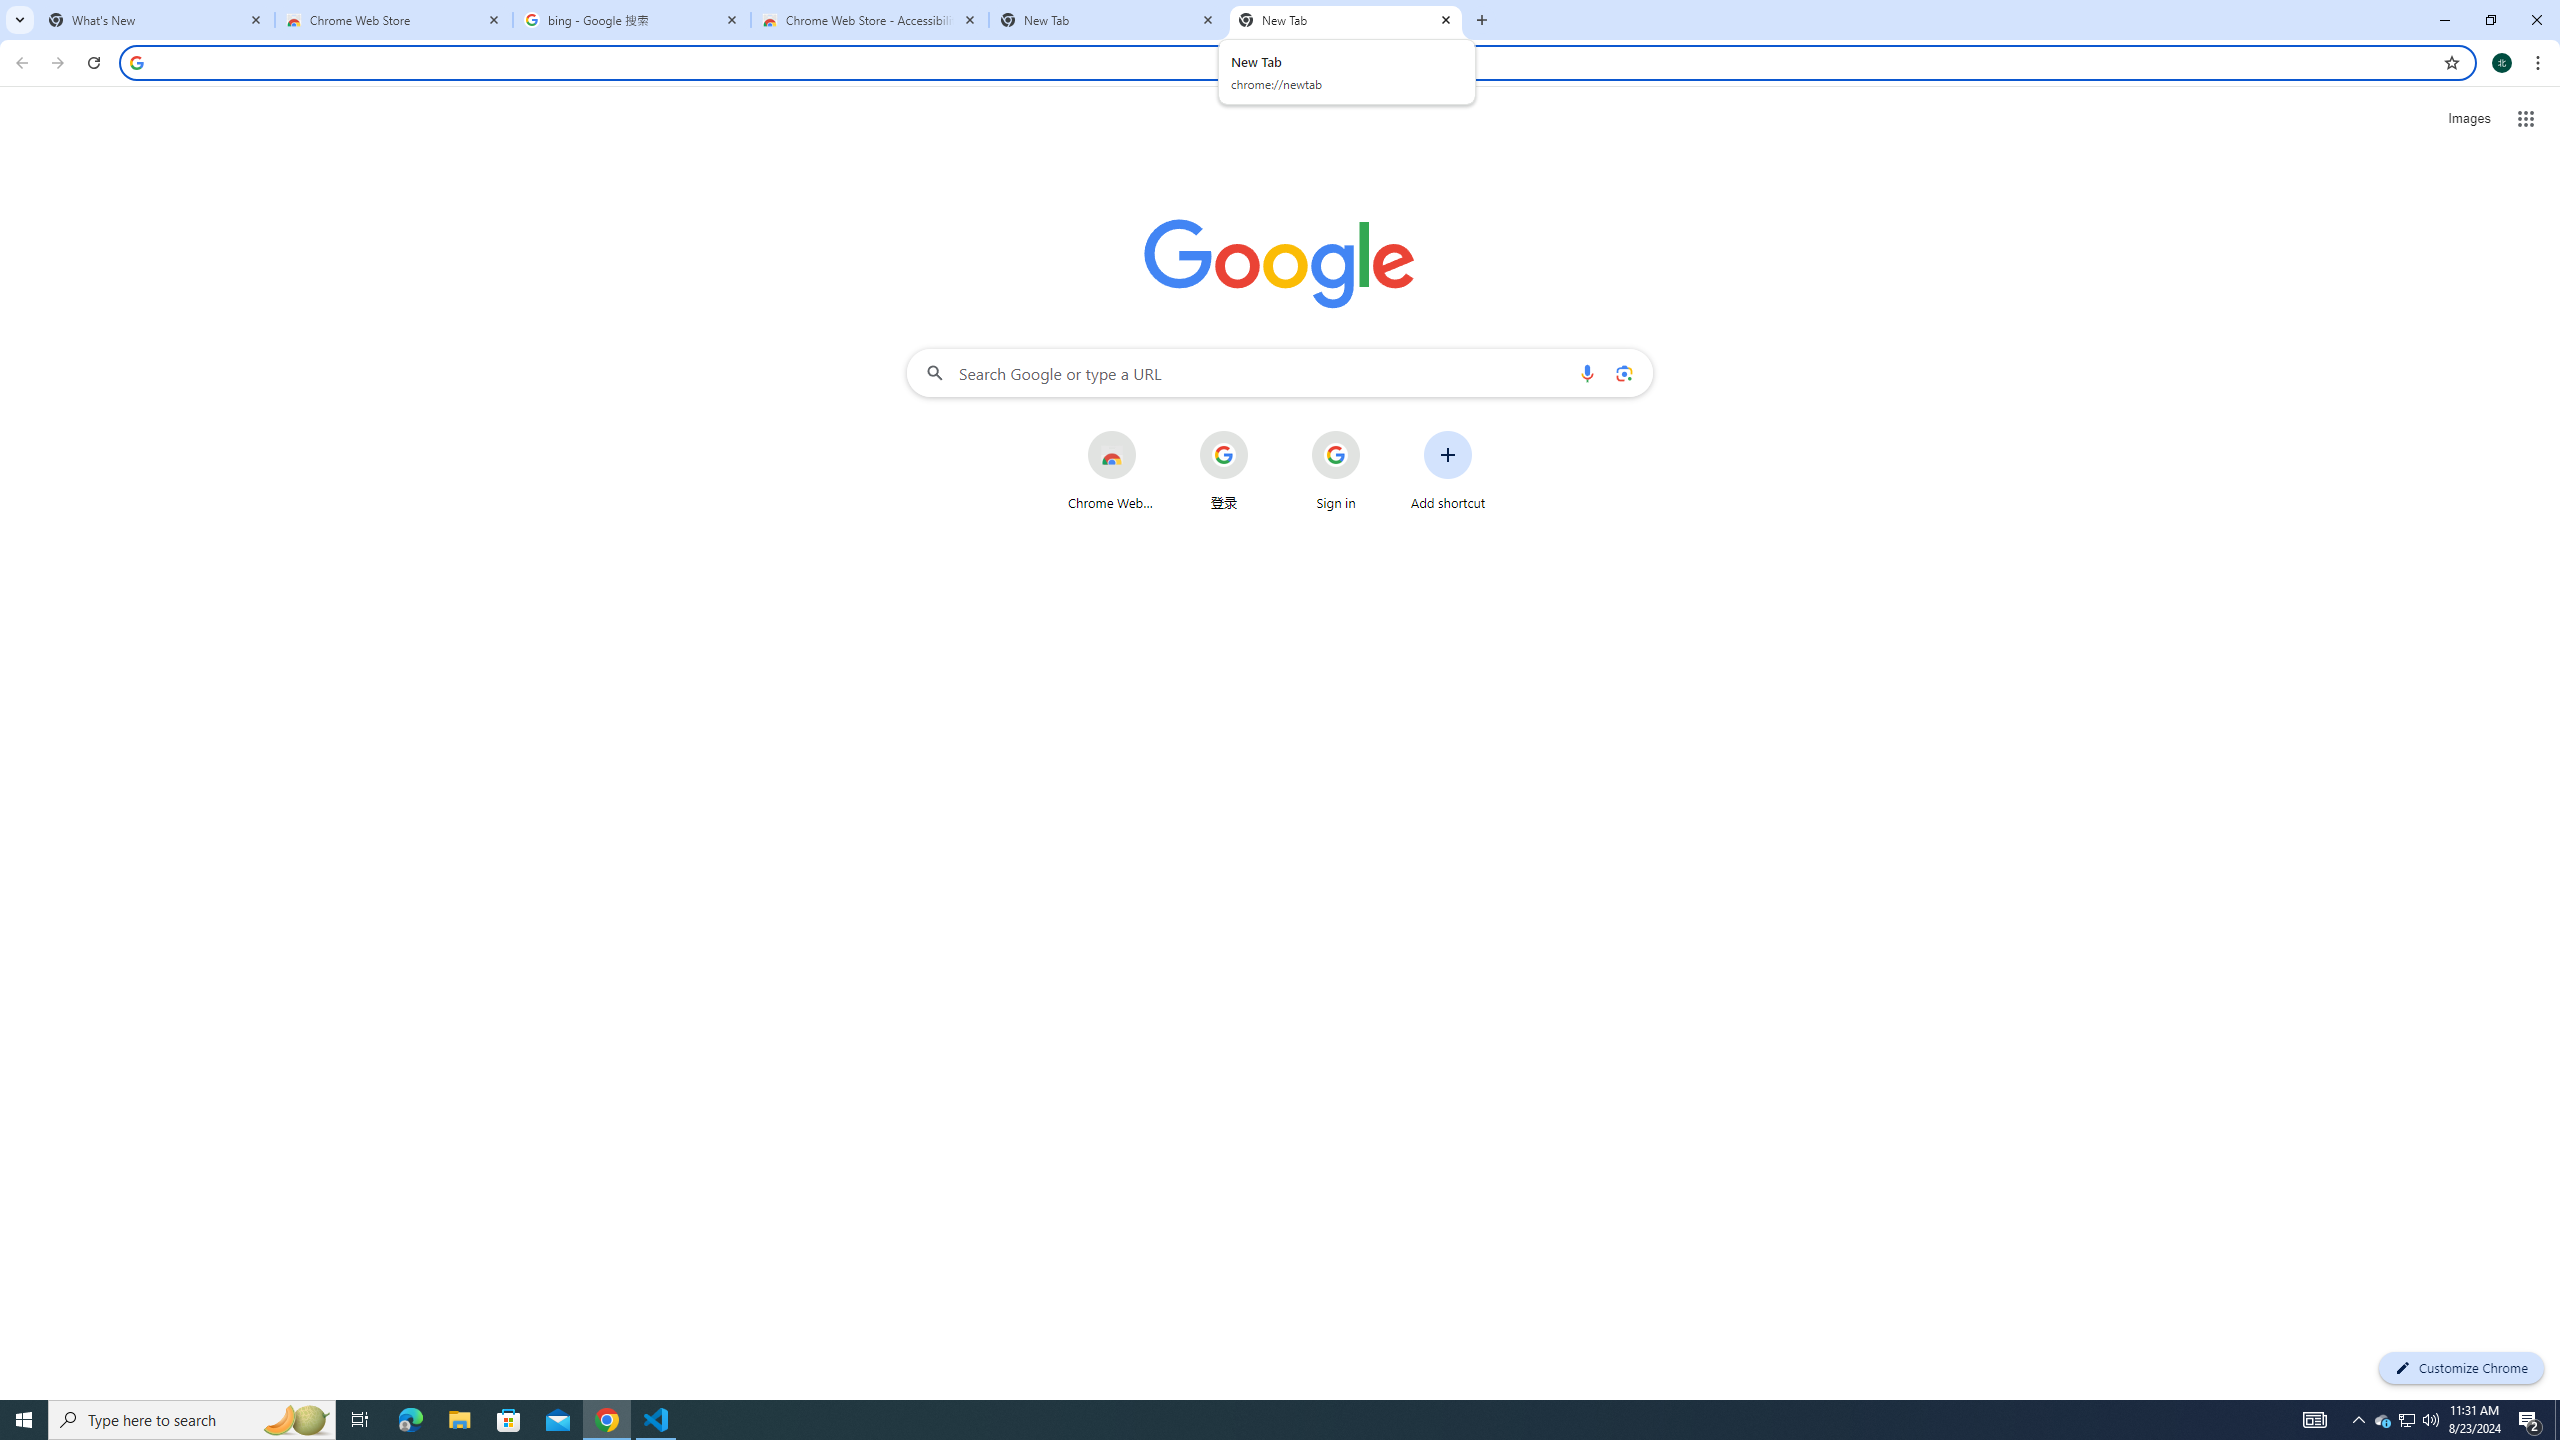 This screenshot has height=1440, width=2560. I want to click on 'Search Google or type a URL', so click(1280, 371).